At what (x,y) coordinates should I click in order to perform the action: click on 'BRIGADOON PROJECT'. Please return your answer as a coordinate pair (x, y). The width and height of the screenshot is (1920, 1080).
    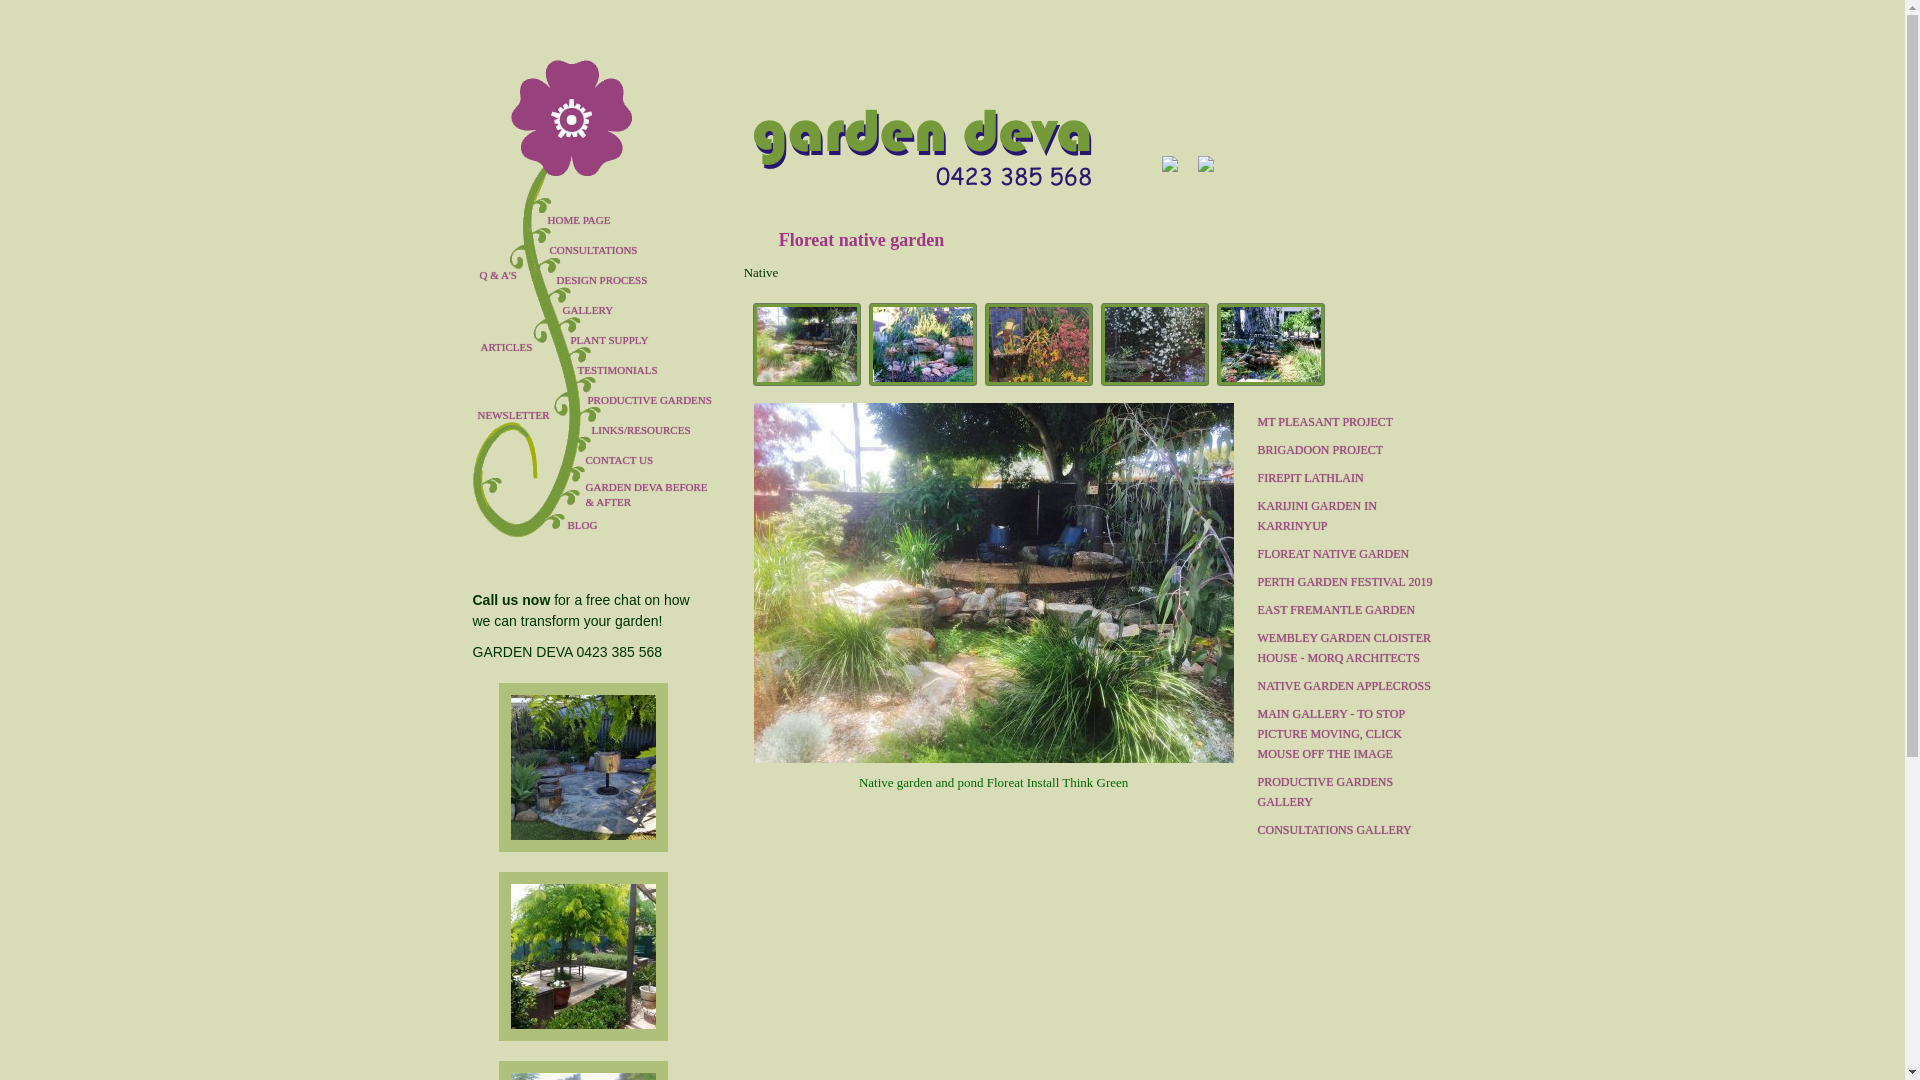
    Looking at the image, I should click on (1344, 450).